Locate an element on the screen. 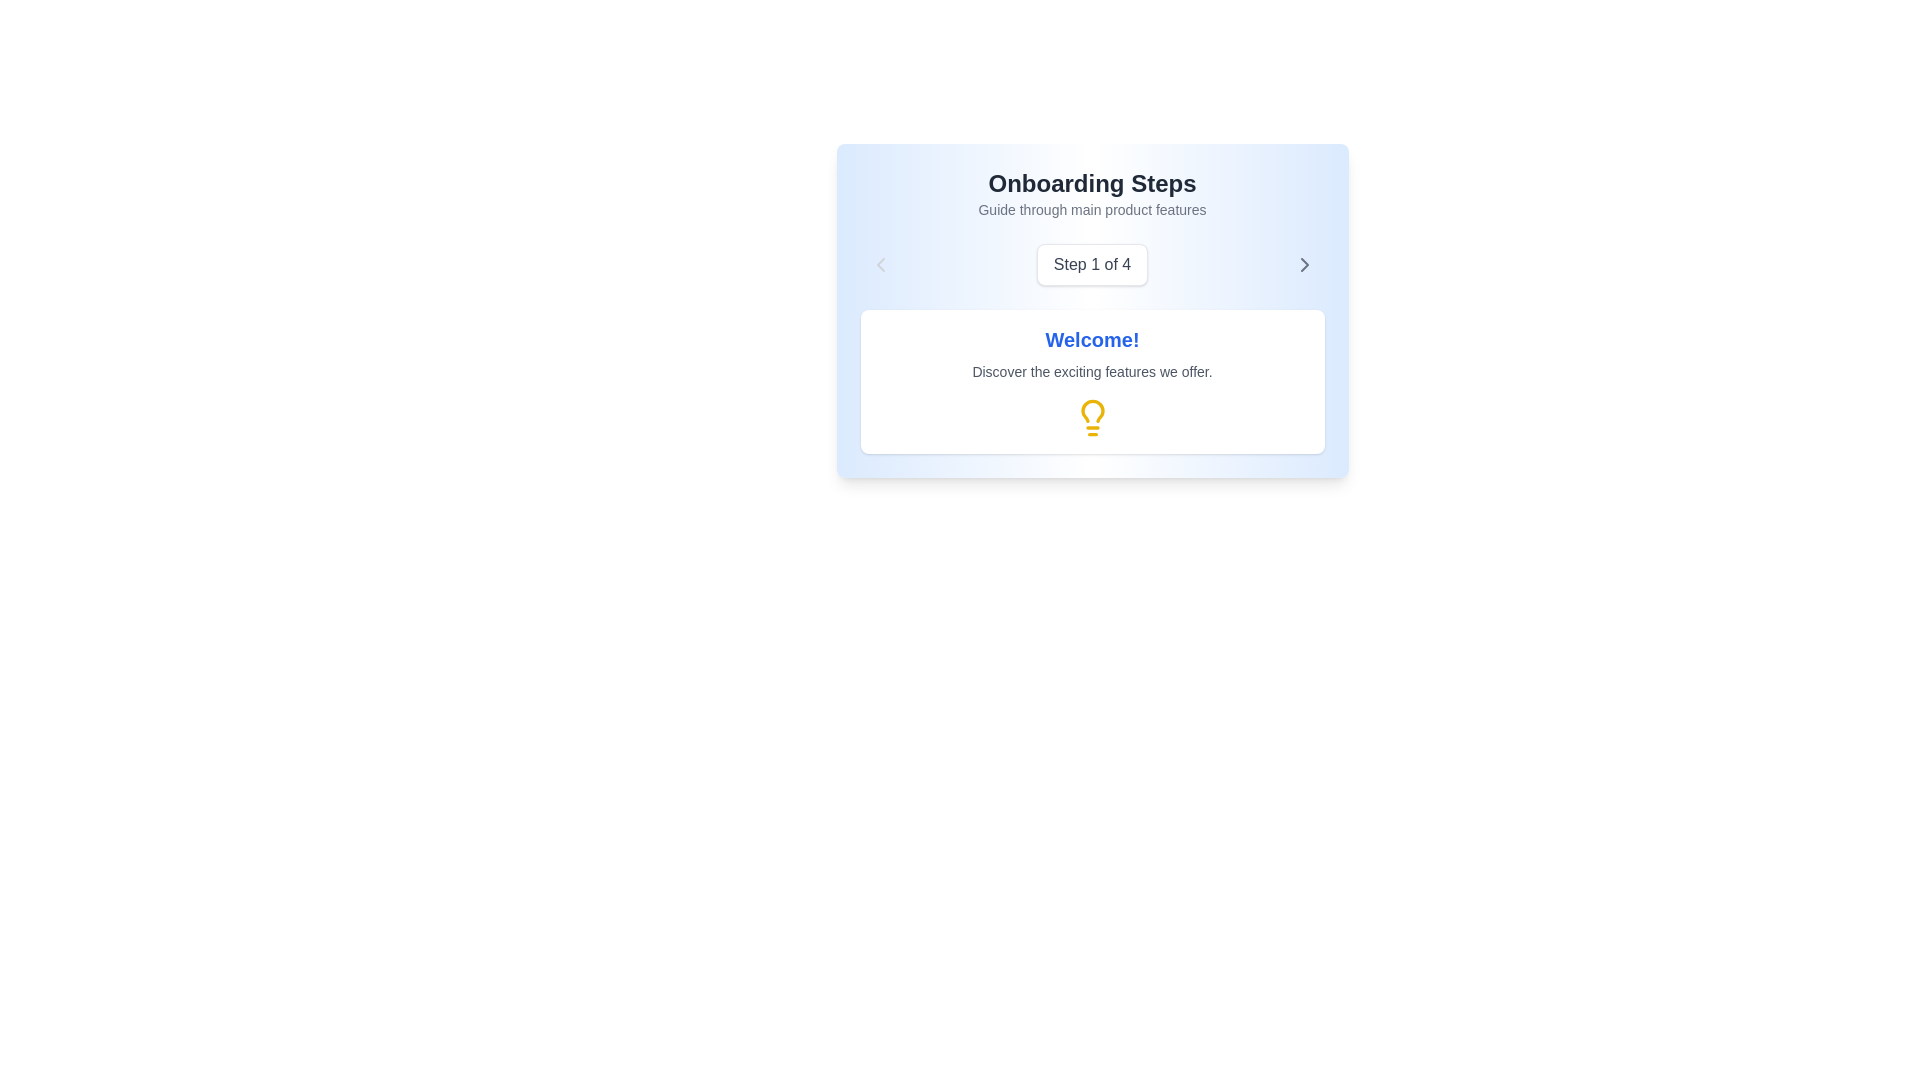 The image size is (1920, 1080). the upper bulb portion of the yellow lightbulb icon, which is part of an SVG element located centrally beneath the 'Welcome!' text in the onboarding card is located at coordinates (1091, 410).